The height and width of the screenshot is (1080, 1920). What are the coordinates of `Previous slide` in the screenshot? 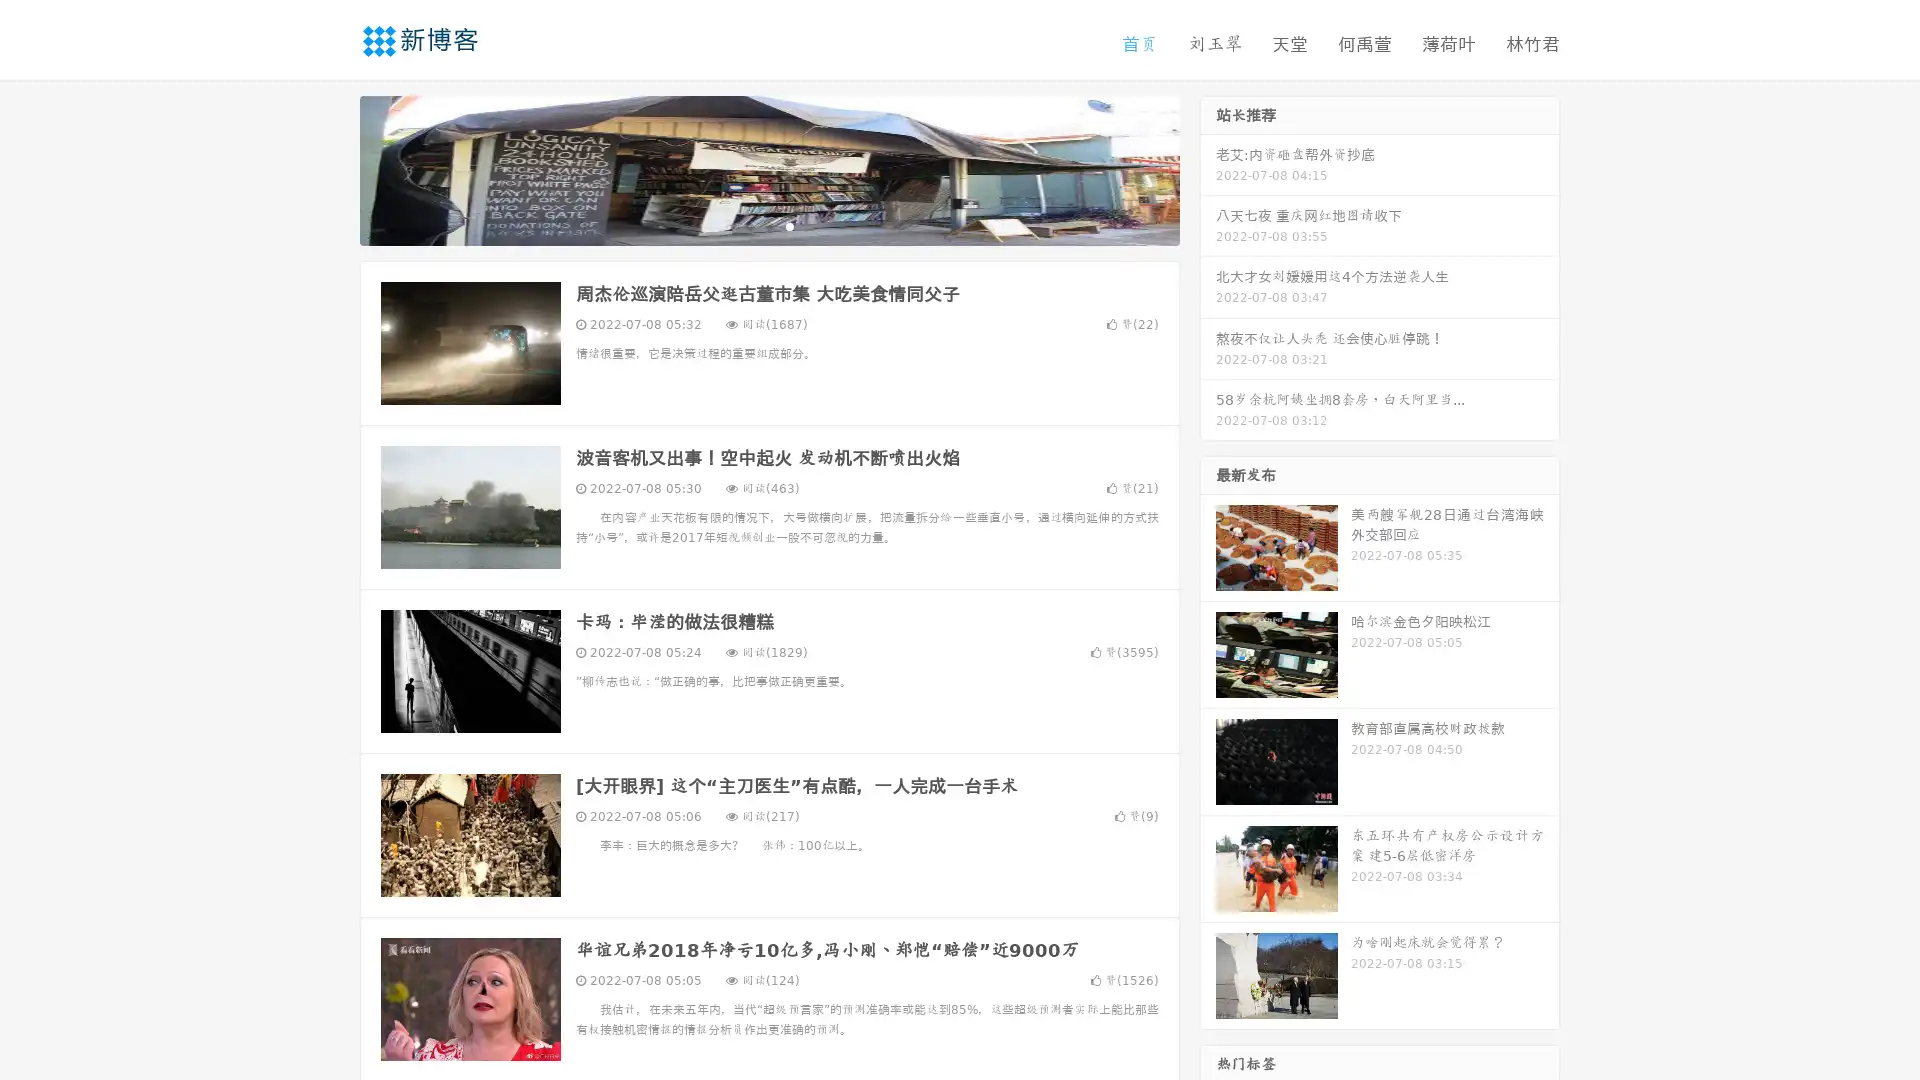 It's located at (330, 168).